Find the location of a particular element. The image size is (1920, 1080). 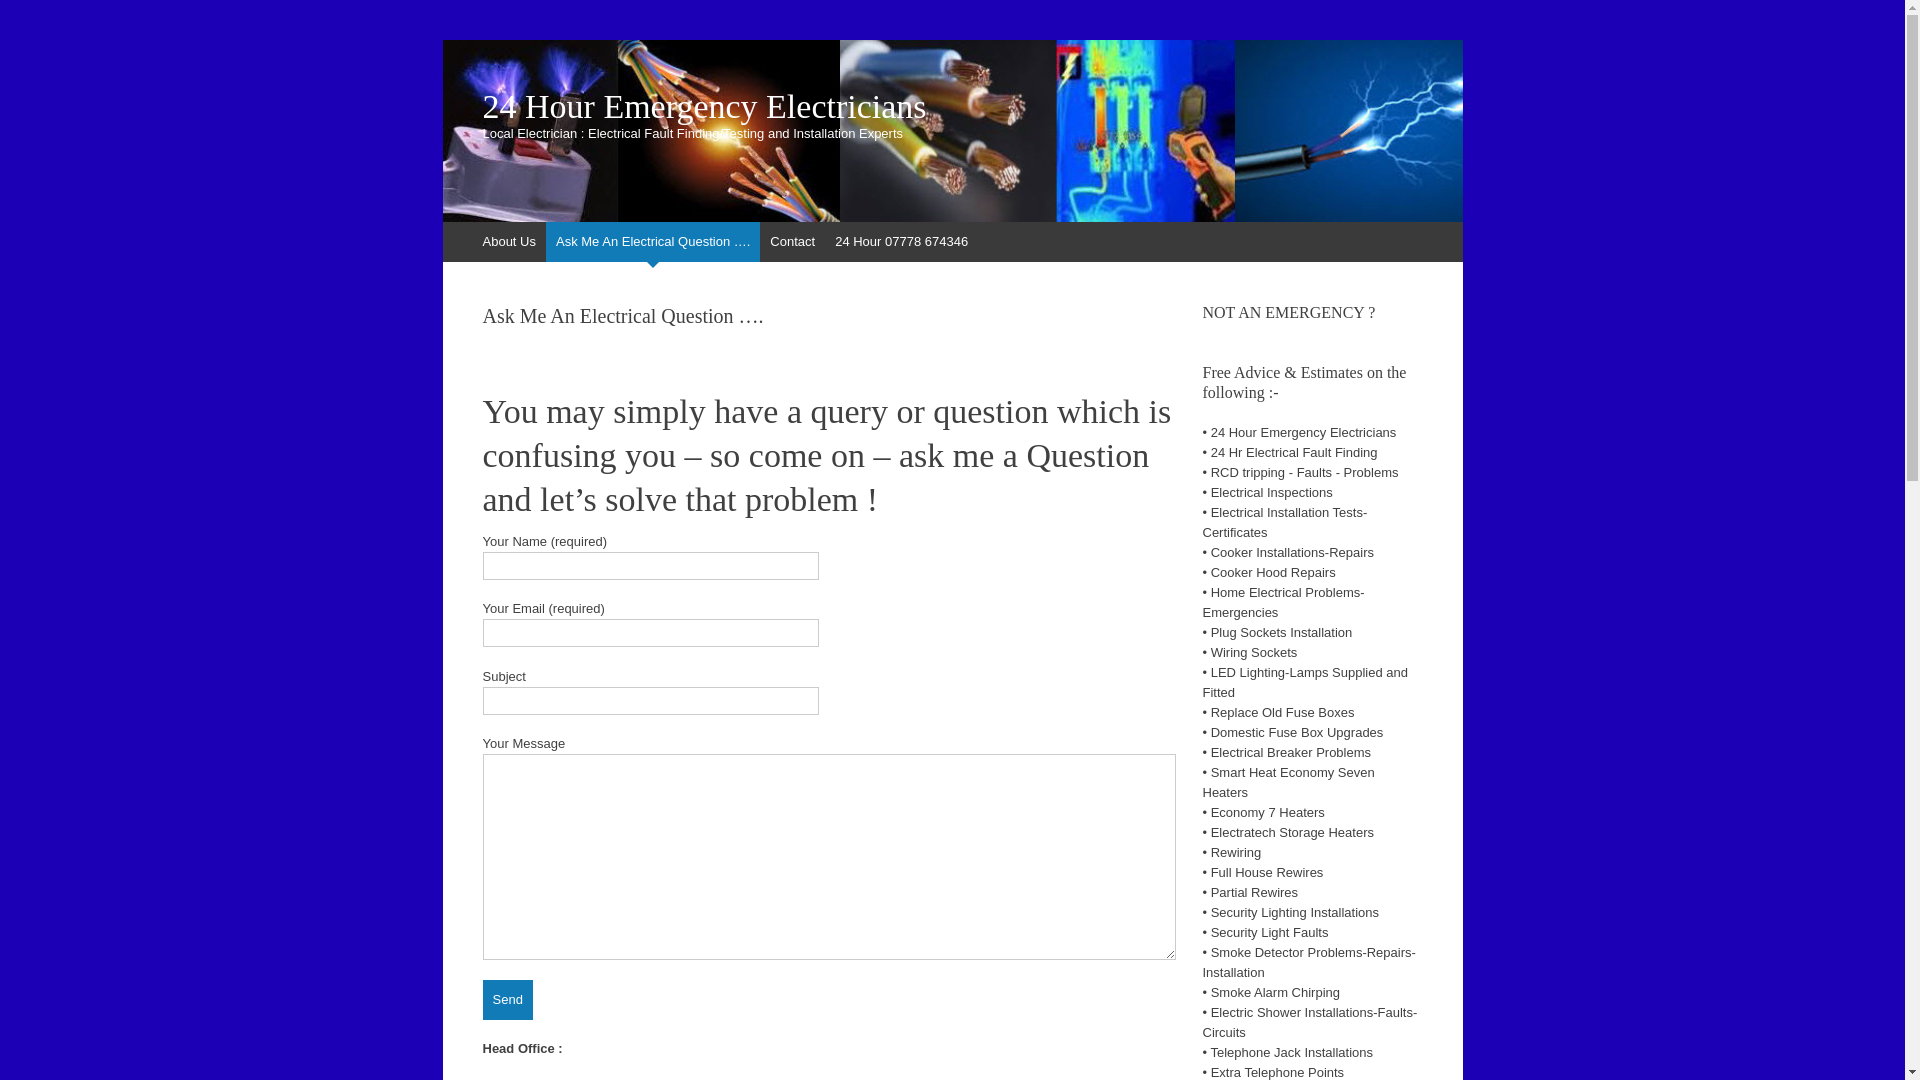

'About Us' is located at coordinates (508, 241).